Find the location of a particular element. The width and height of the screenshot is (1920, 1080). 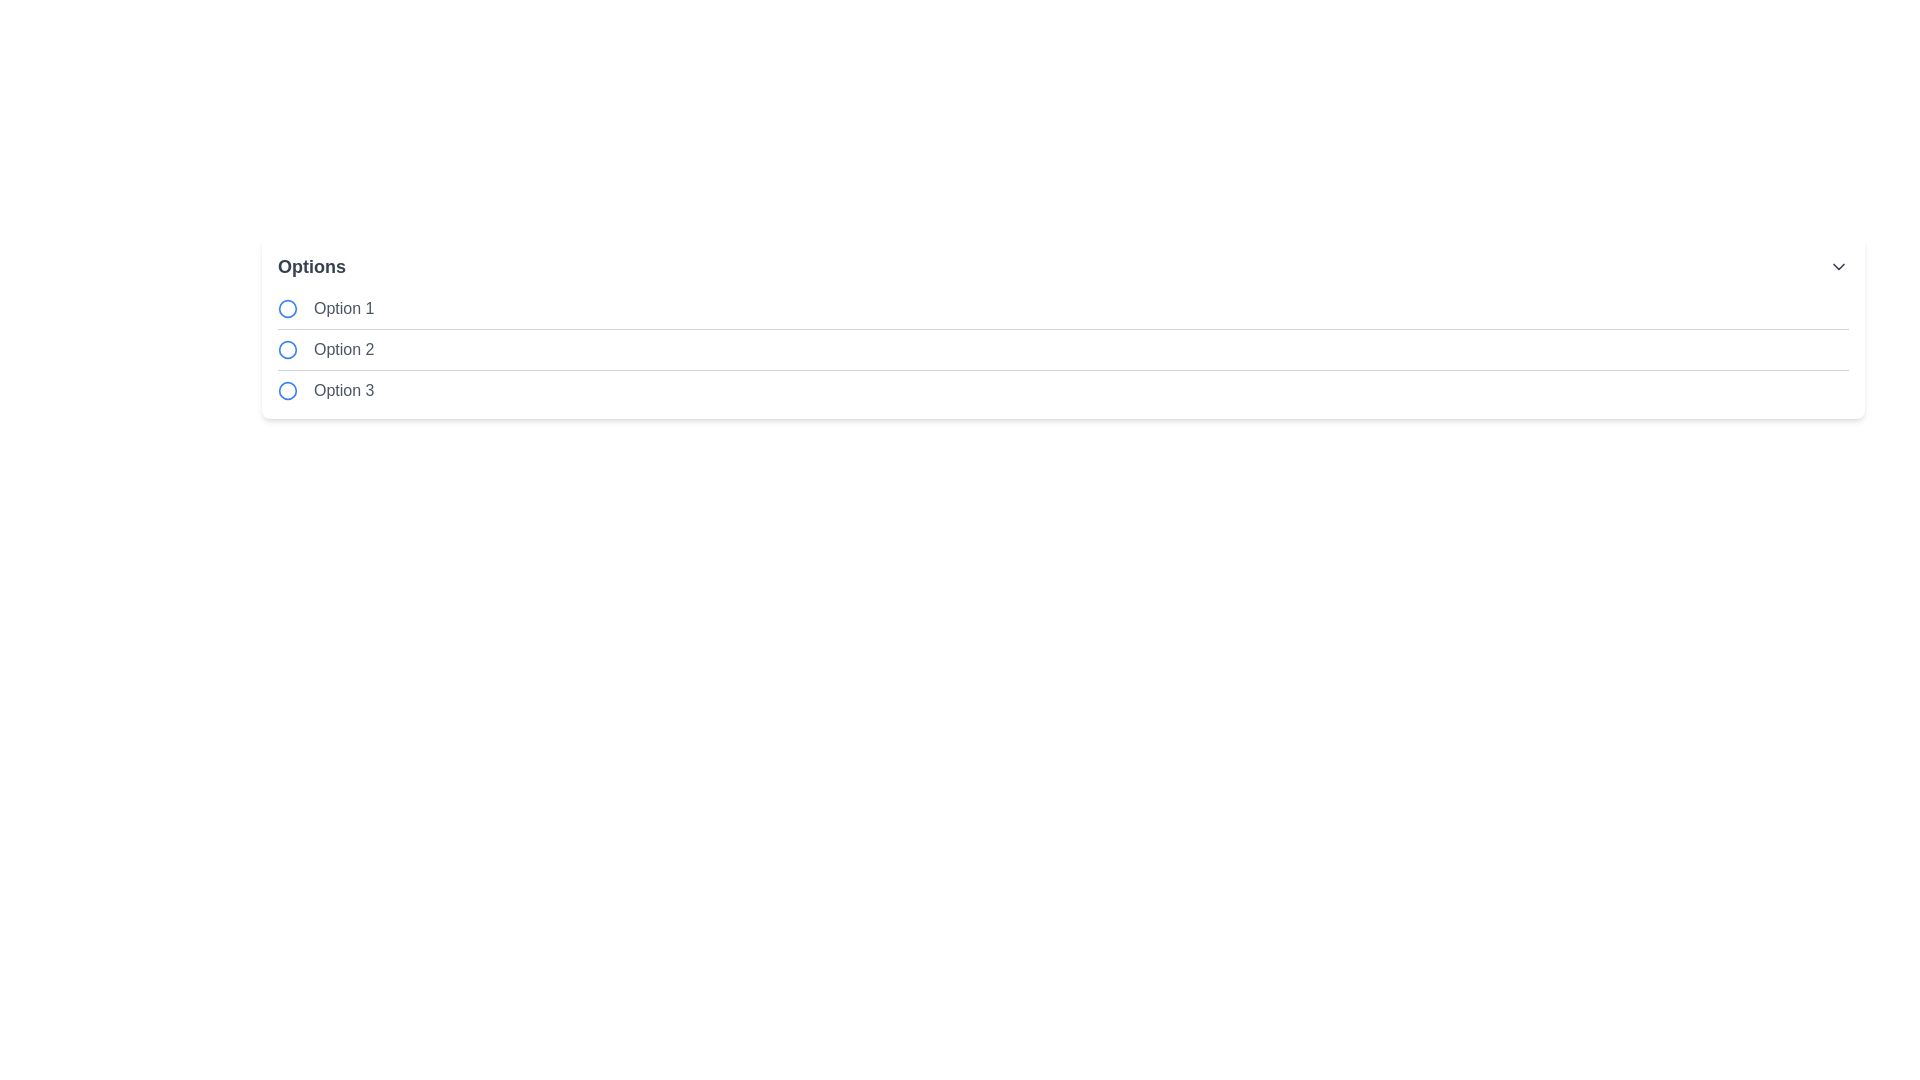

the circular radio button indicator with a blue outline next to the text label 'Option 2' is located at coordinates (287, 349).